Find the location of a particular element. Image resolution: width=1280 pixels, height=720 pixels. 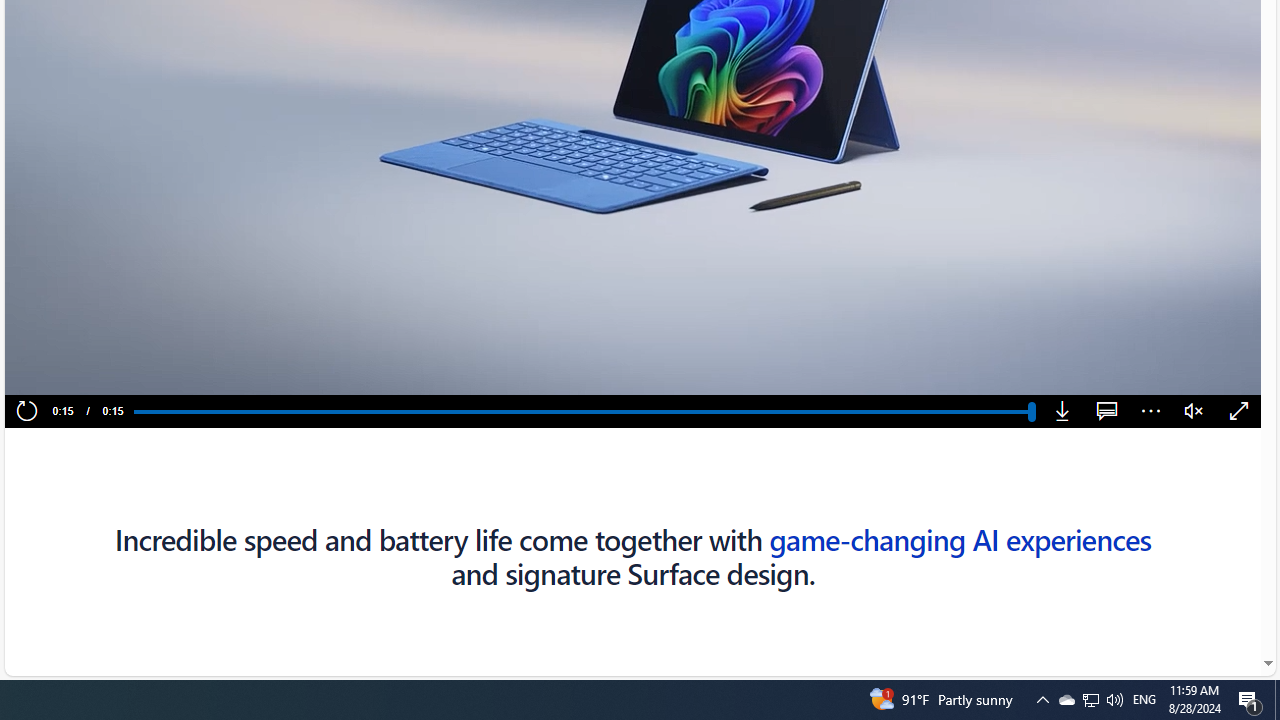

'Download' is located at coordinates (1062, 411).